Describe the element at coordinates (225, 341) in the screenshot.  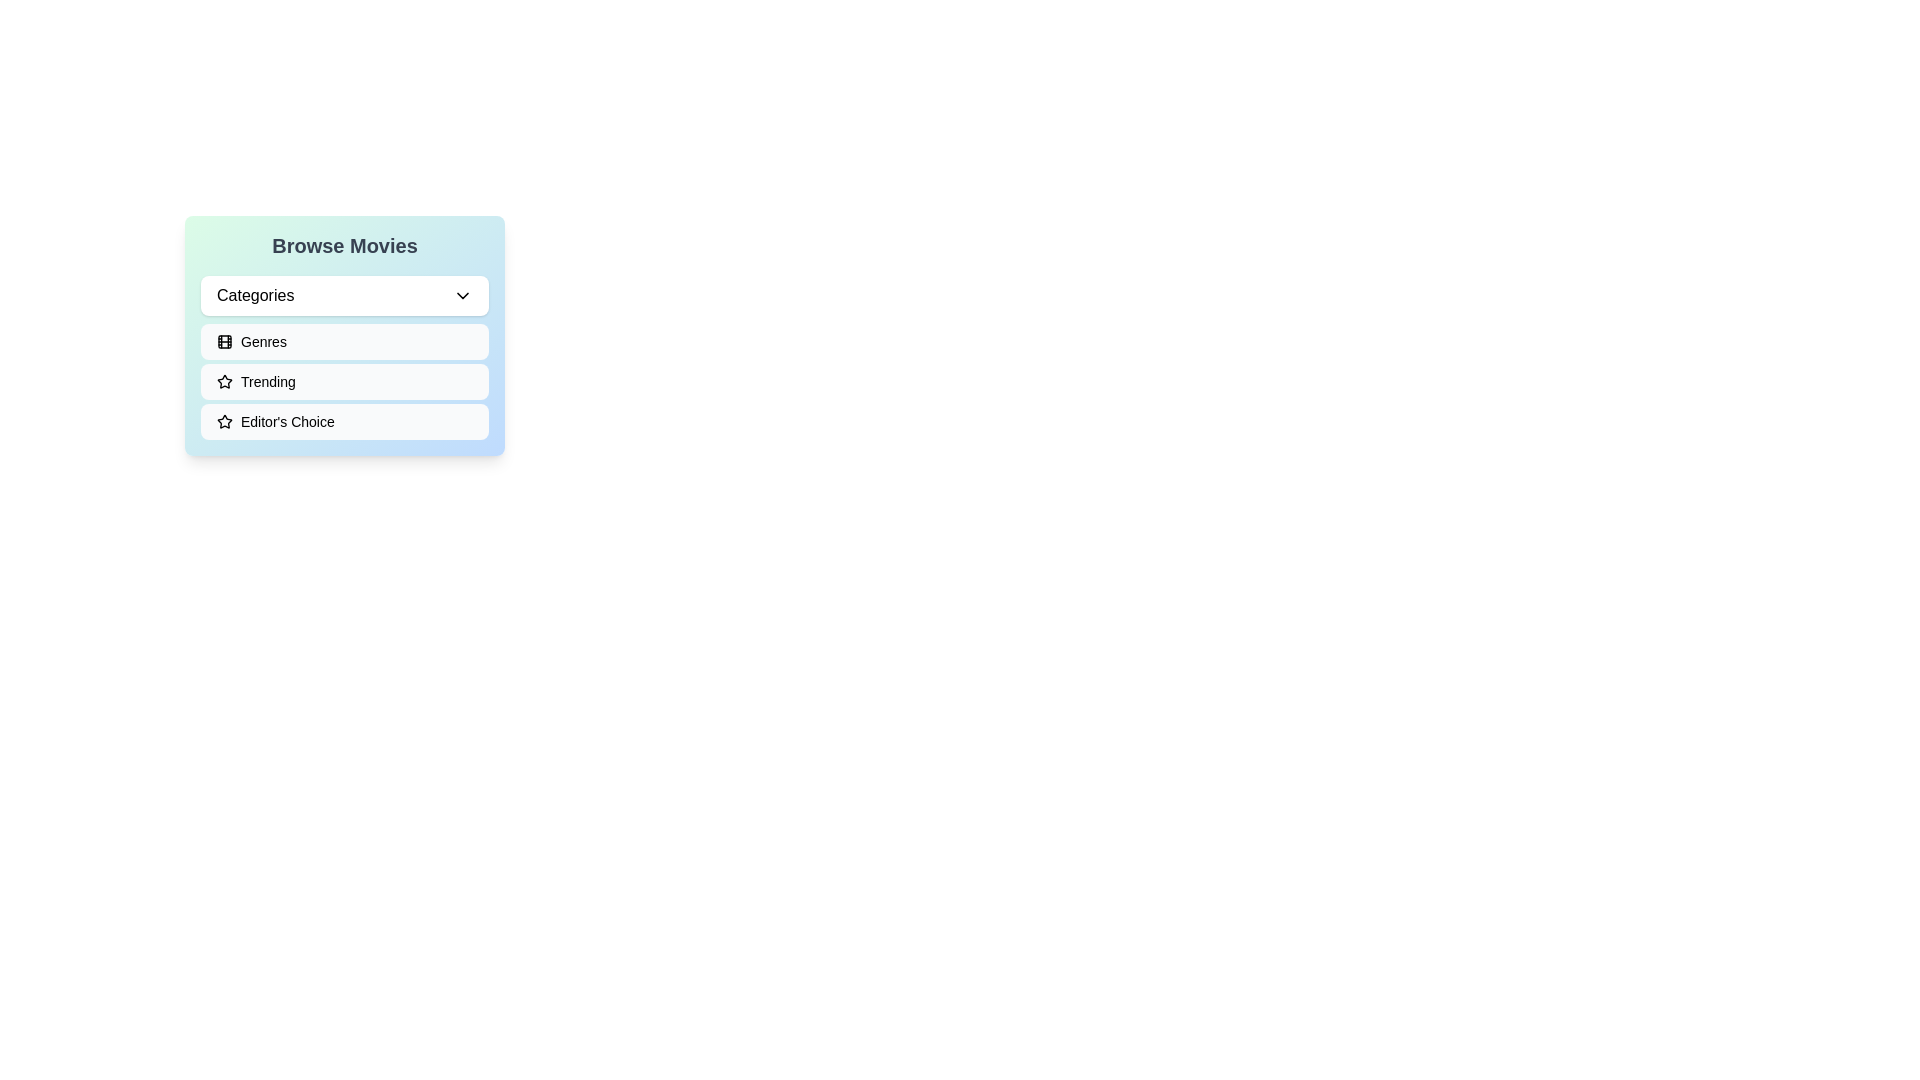
I see `the 'Genres' icon in the movie browsing interface, which is located in the 'Browse Movies' section under the 'Categories' dropdown` at that location.